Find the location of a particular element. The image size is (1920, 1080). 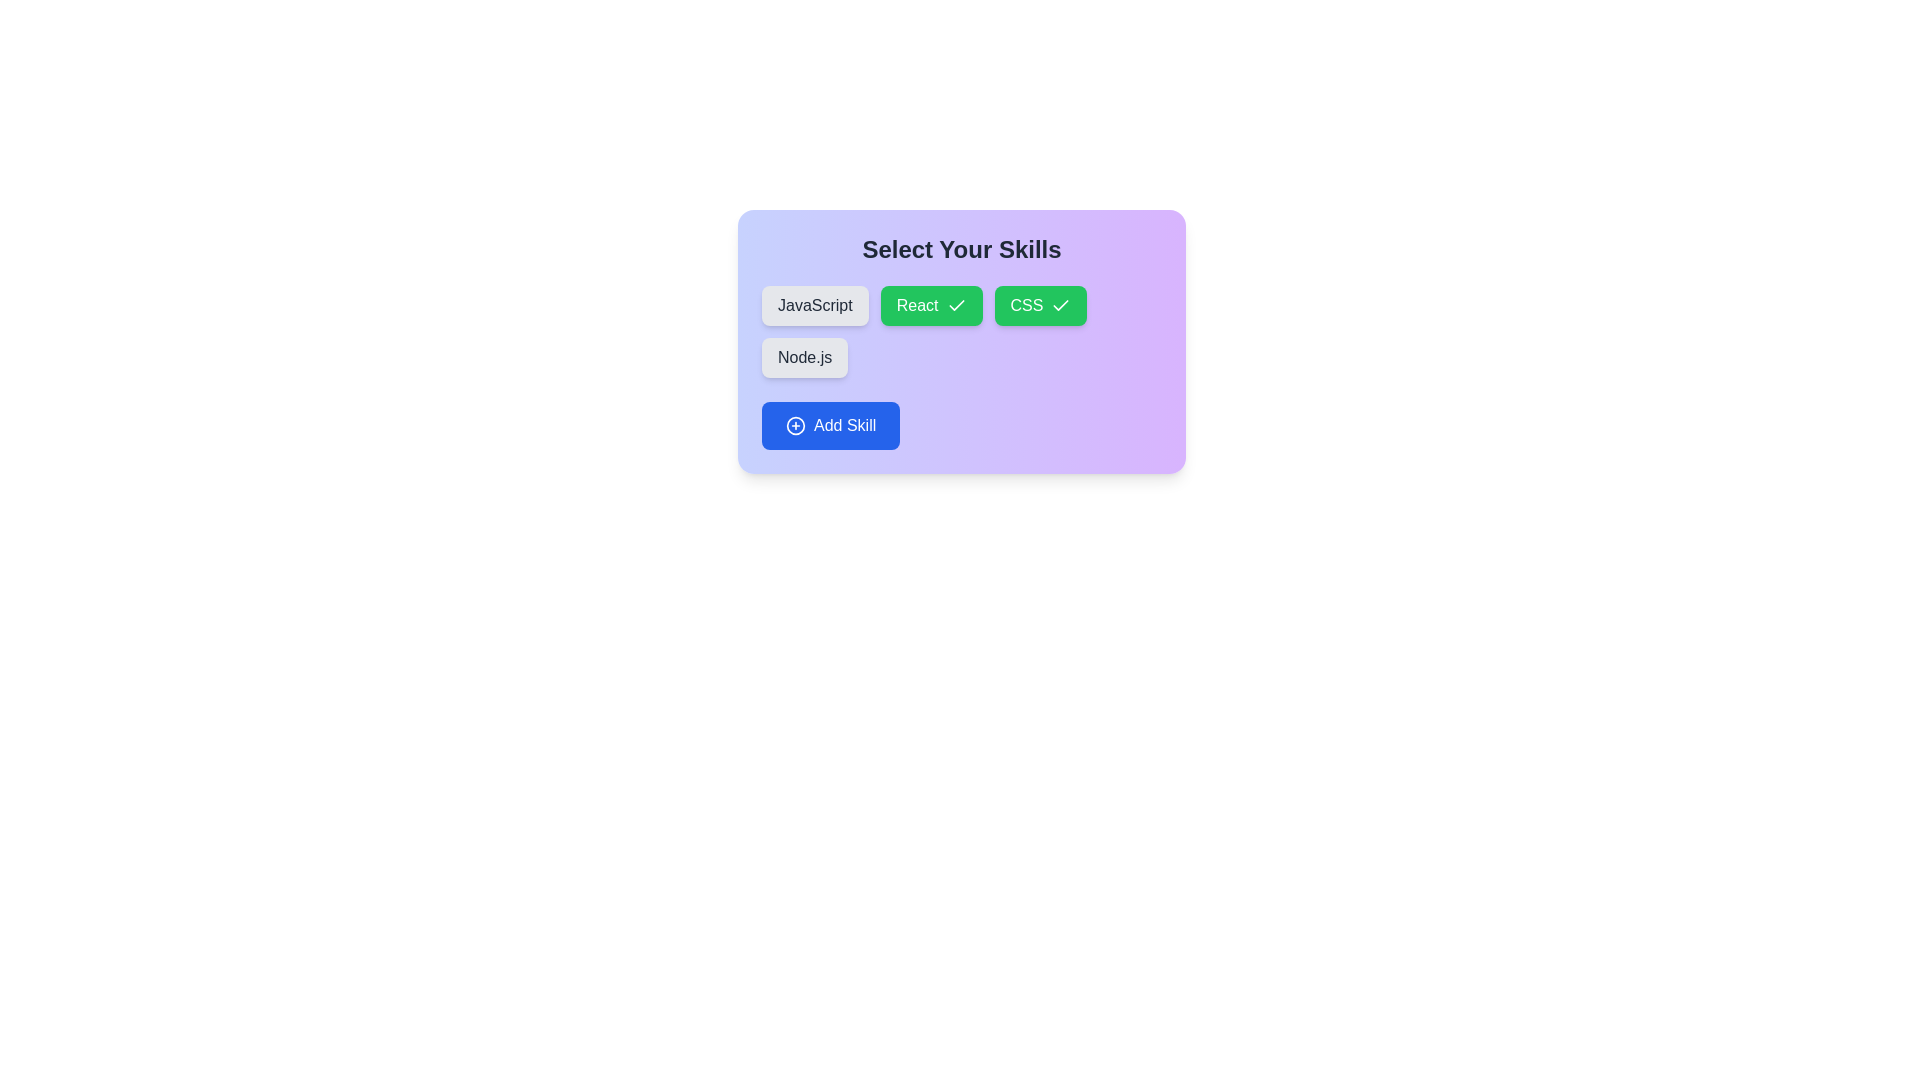

the skill CSS is located at coordinates (1040, 305).